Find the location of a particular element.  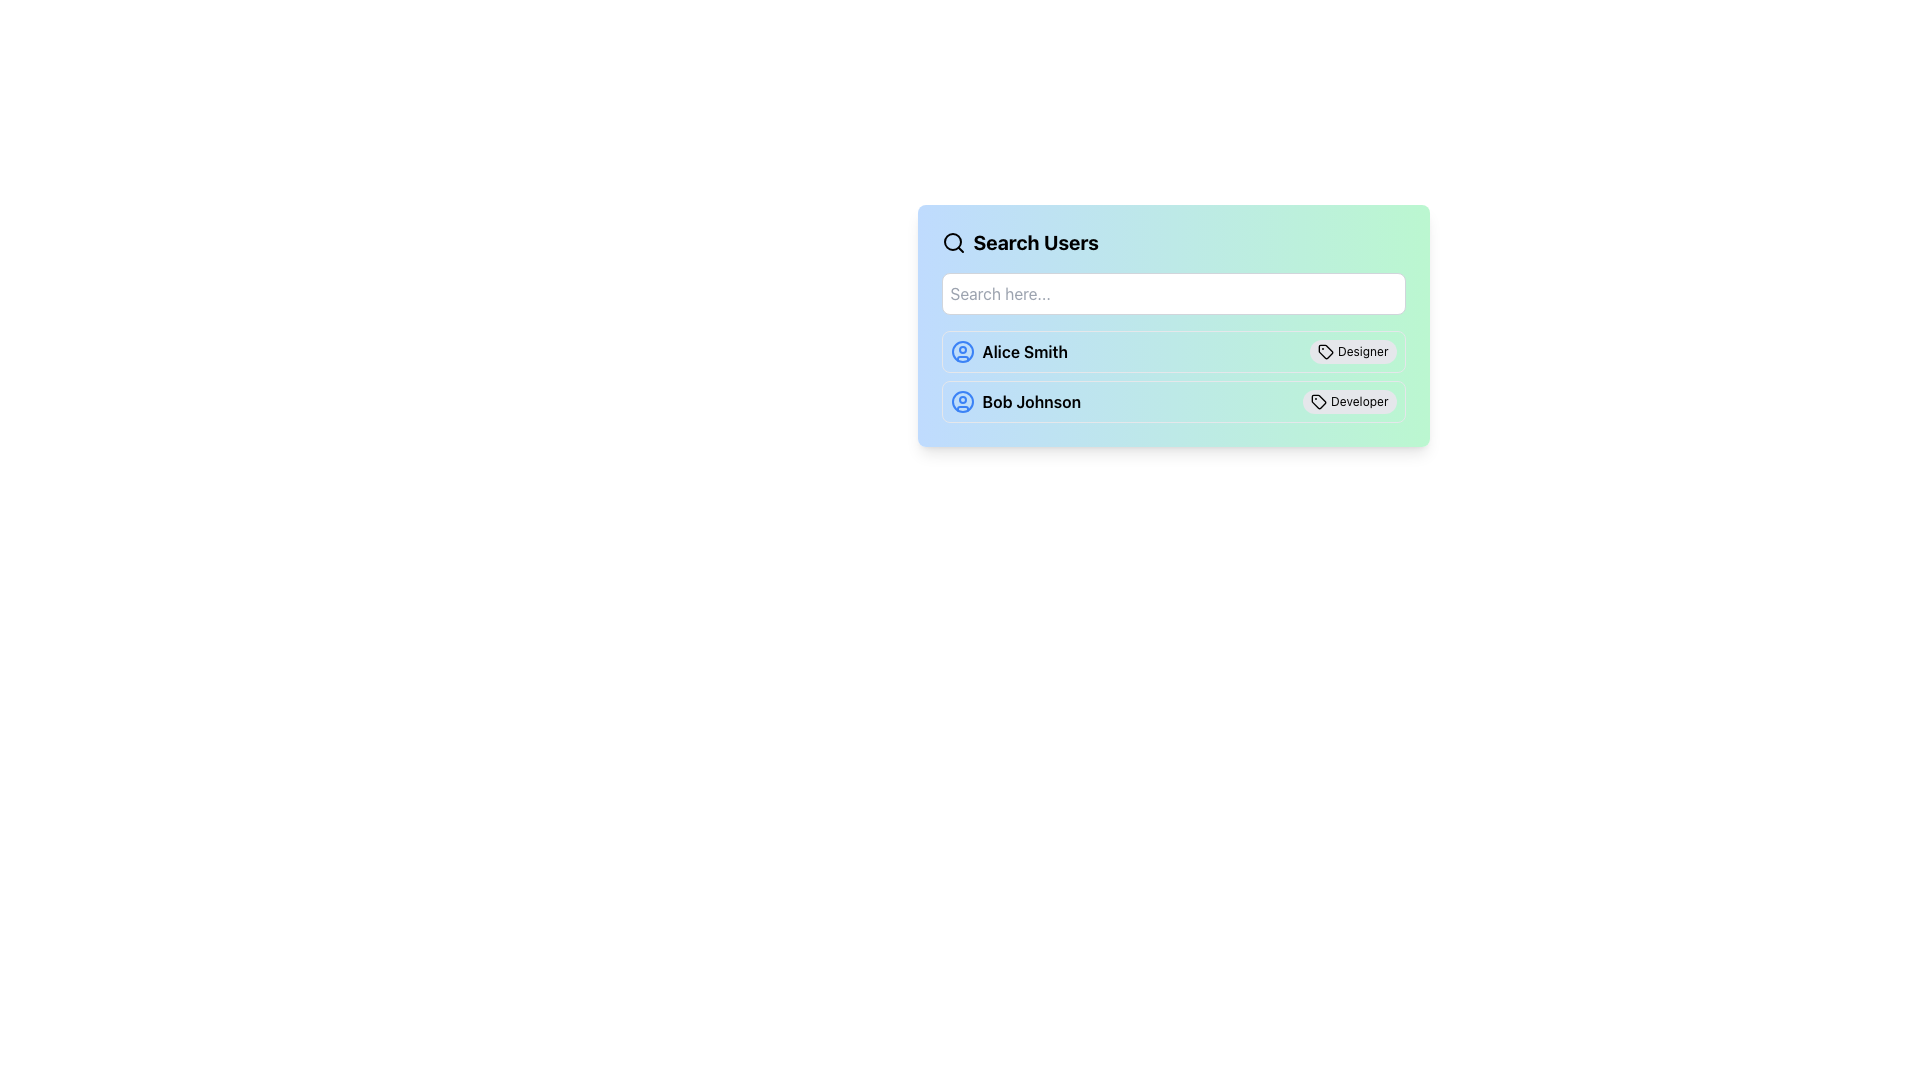

the first user profile item in the 'Search Users' panel is located at coordinates (1173, 339).